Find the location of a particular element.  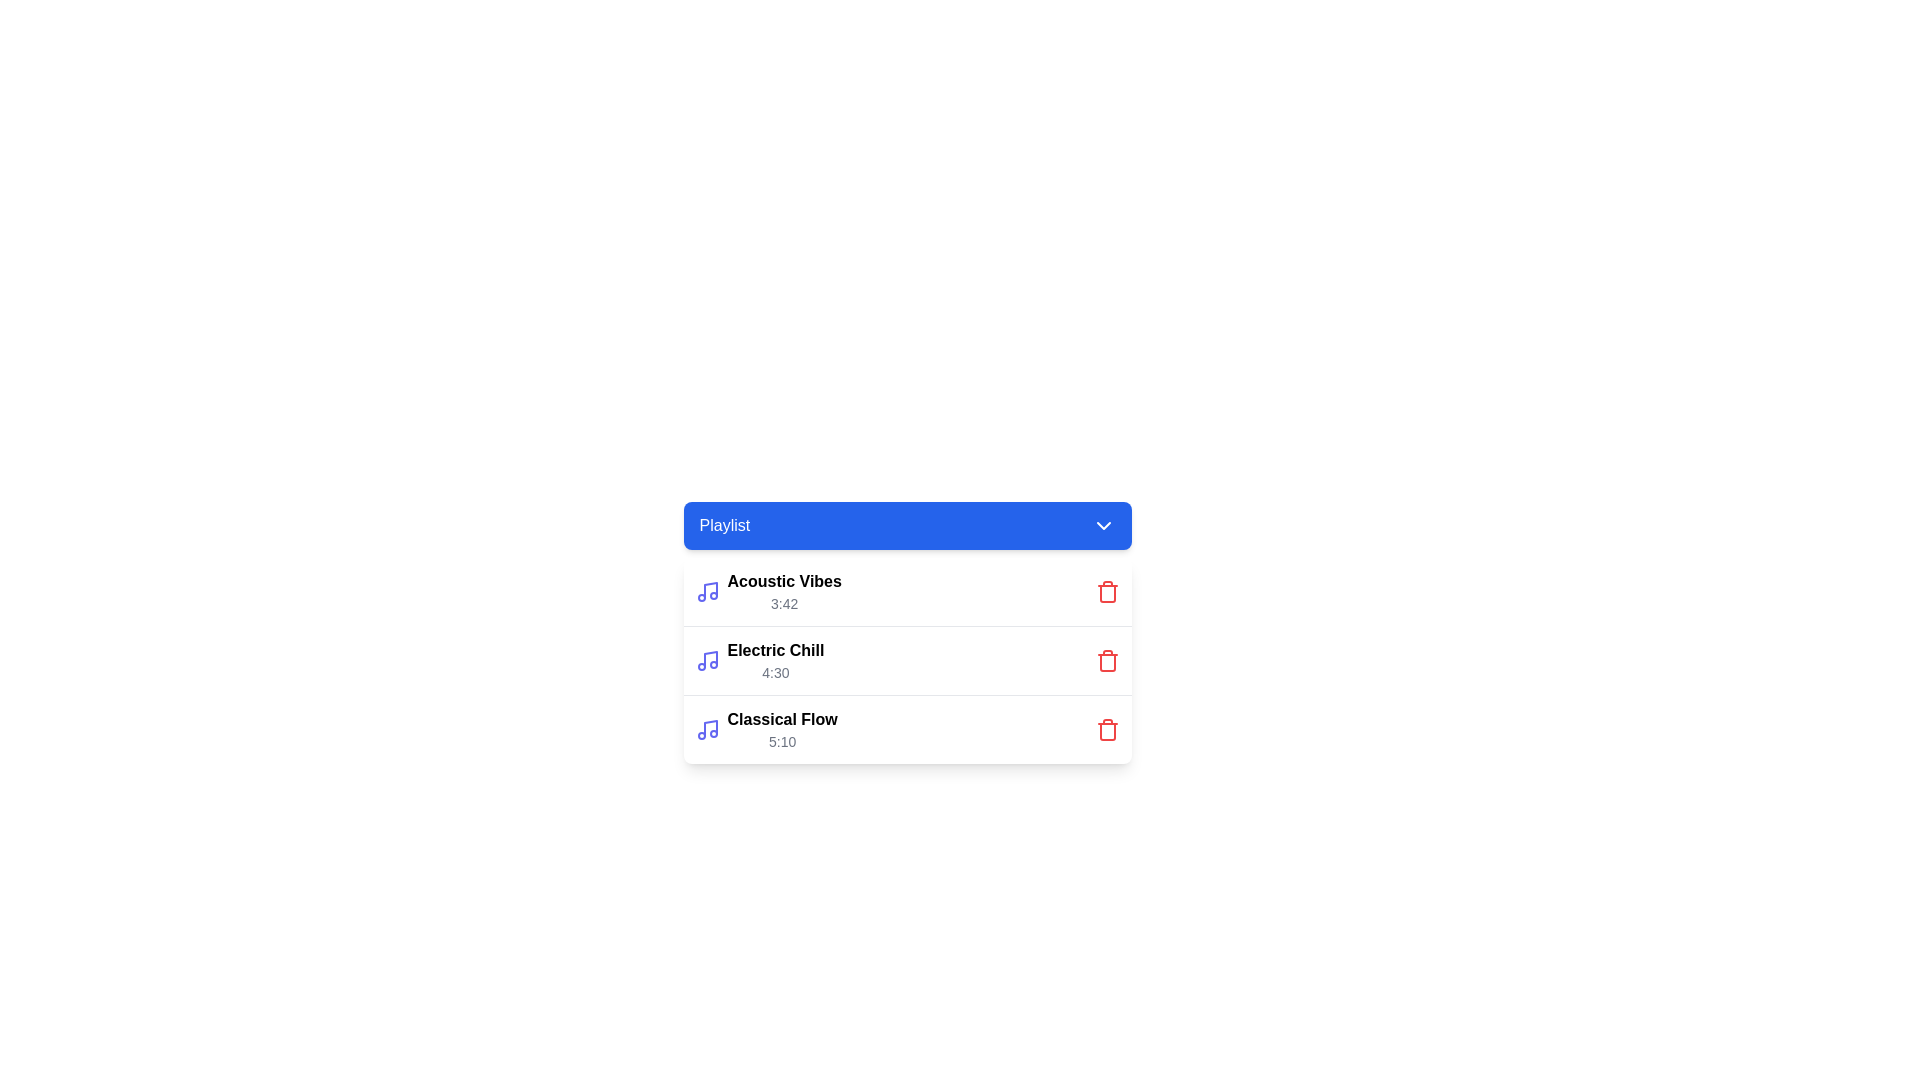

the text label reading 'Classical Flow' for copying, which is part of a playlist interface and positioned above the time duration text '5:10' is located at coordinates (781, 720).